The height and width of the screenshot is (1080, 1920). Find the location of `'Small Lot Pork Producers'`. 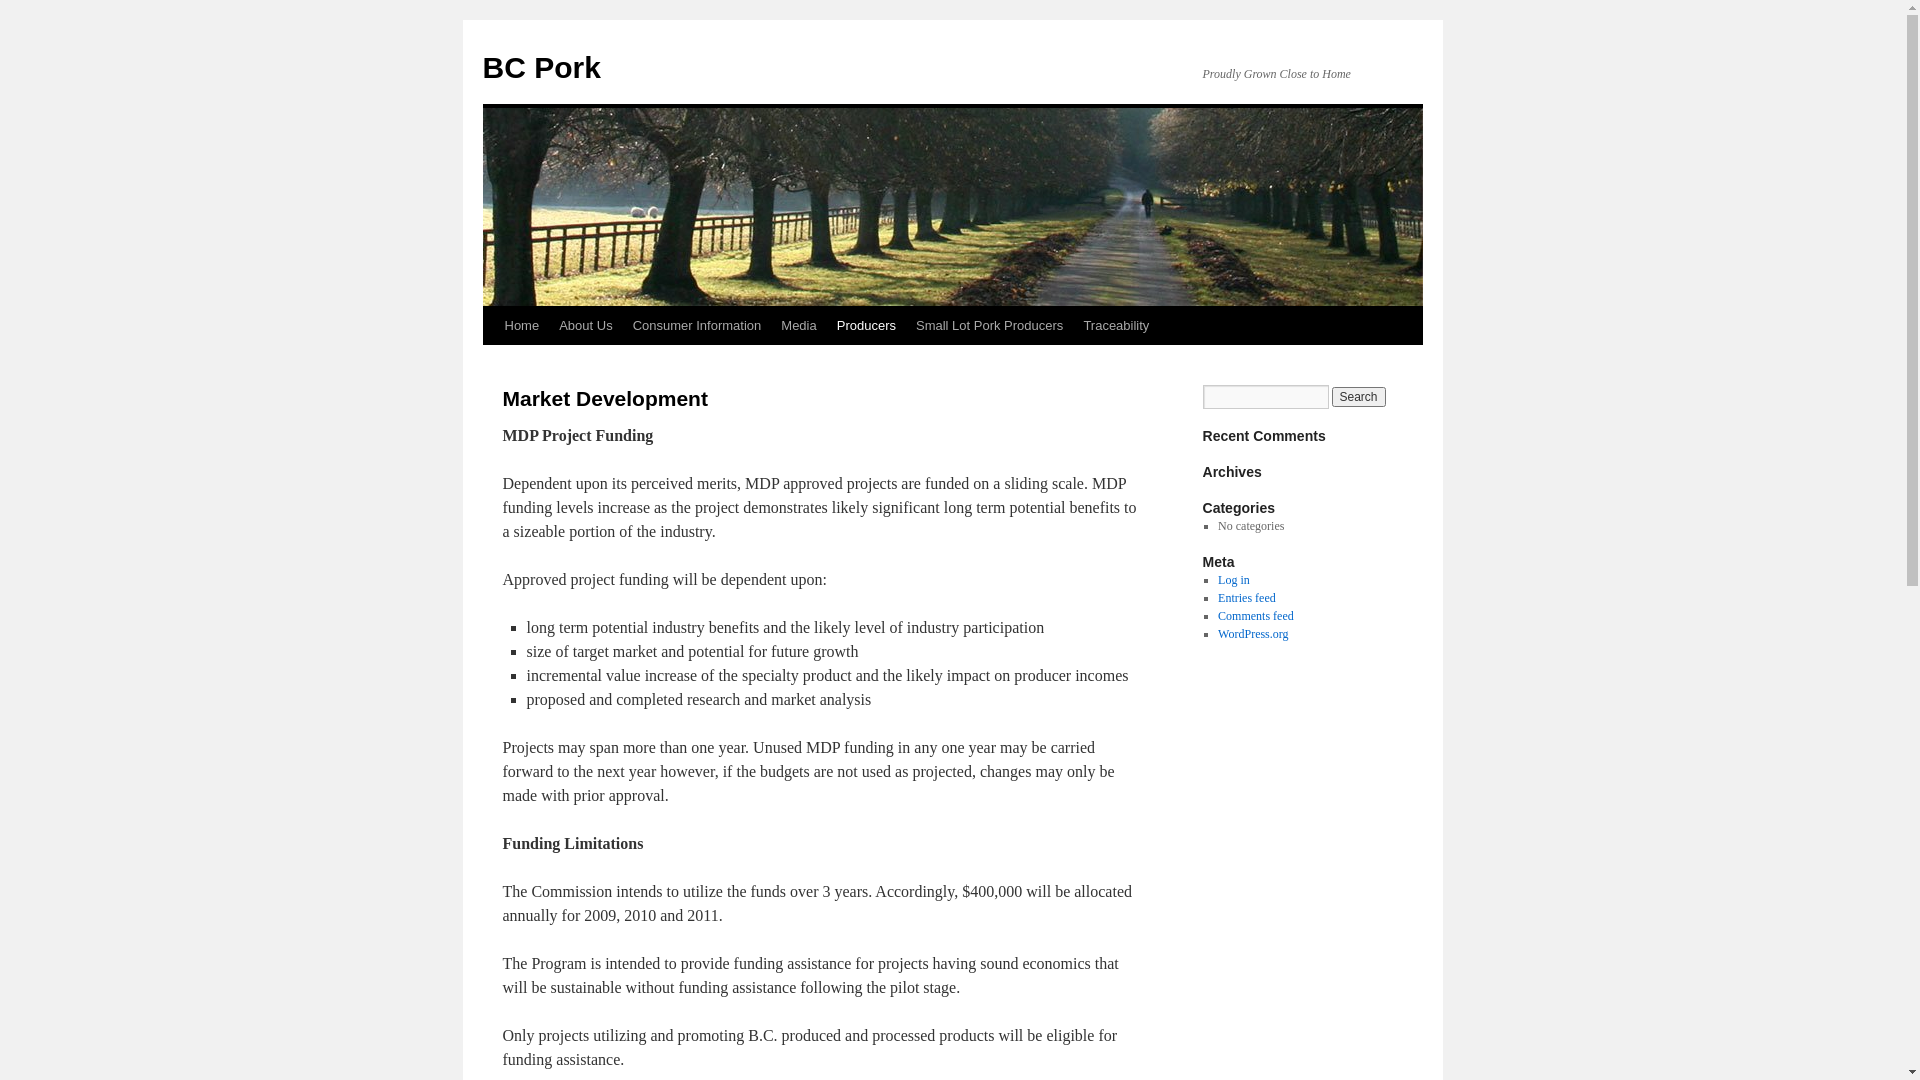

'Small Lot Pork Producers' is located at coordinates (989, 325).